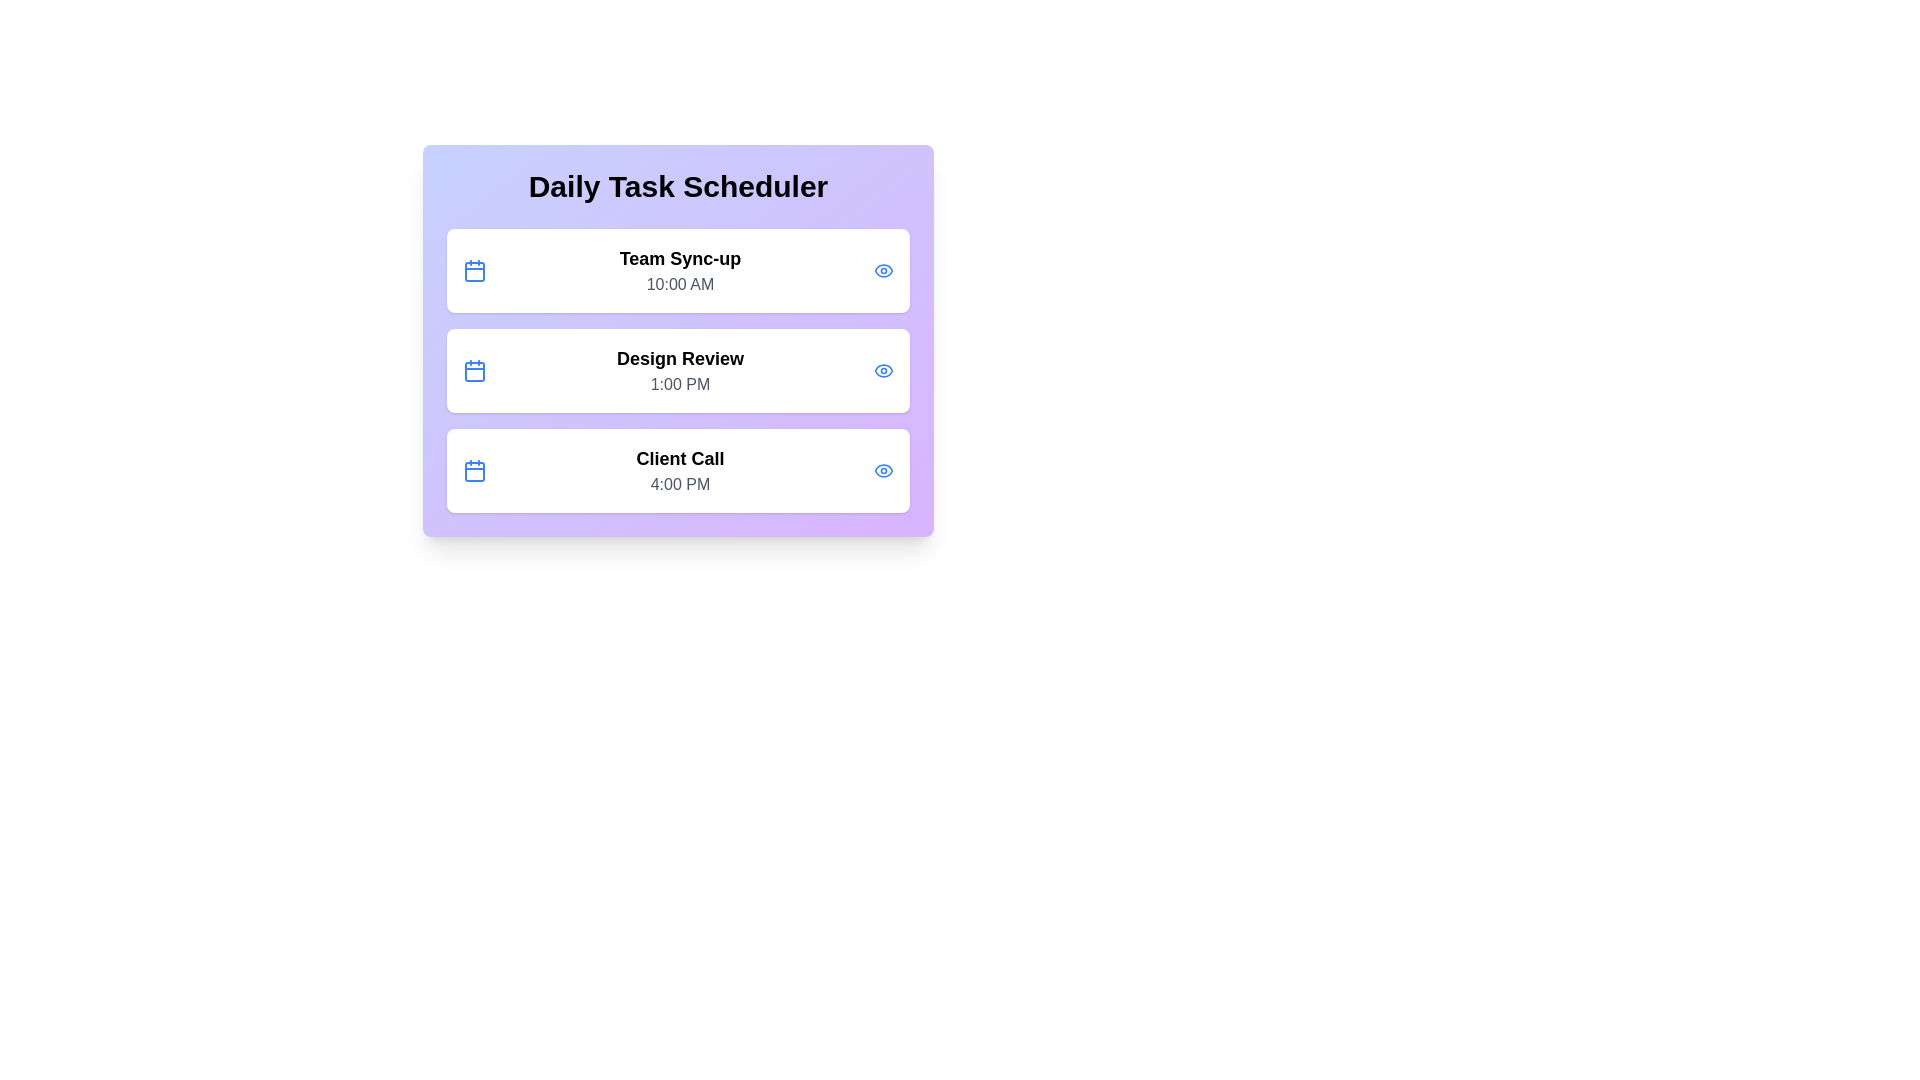 This screenshot has width=1920, height=1080. What do you see at coordinates (474, 470) in the screenshot?
I see `the calendar icon for the task Client Call` at bounding box center [474, 470].